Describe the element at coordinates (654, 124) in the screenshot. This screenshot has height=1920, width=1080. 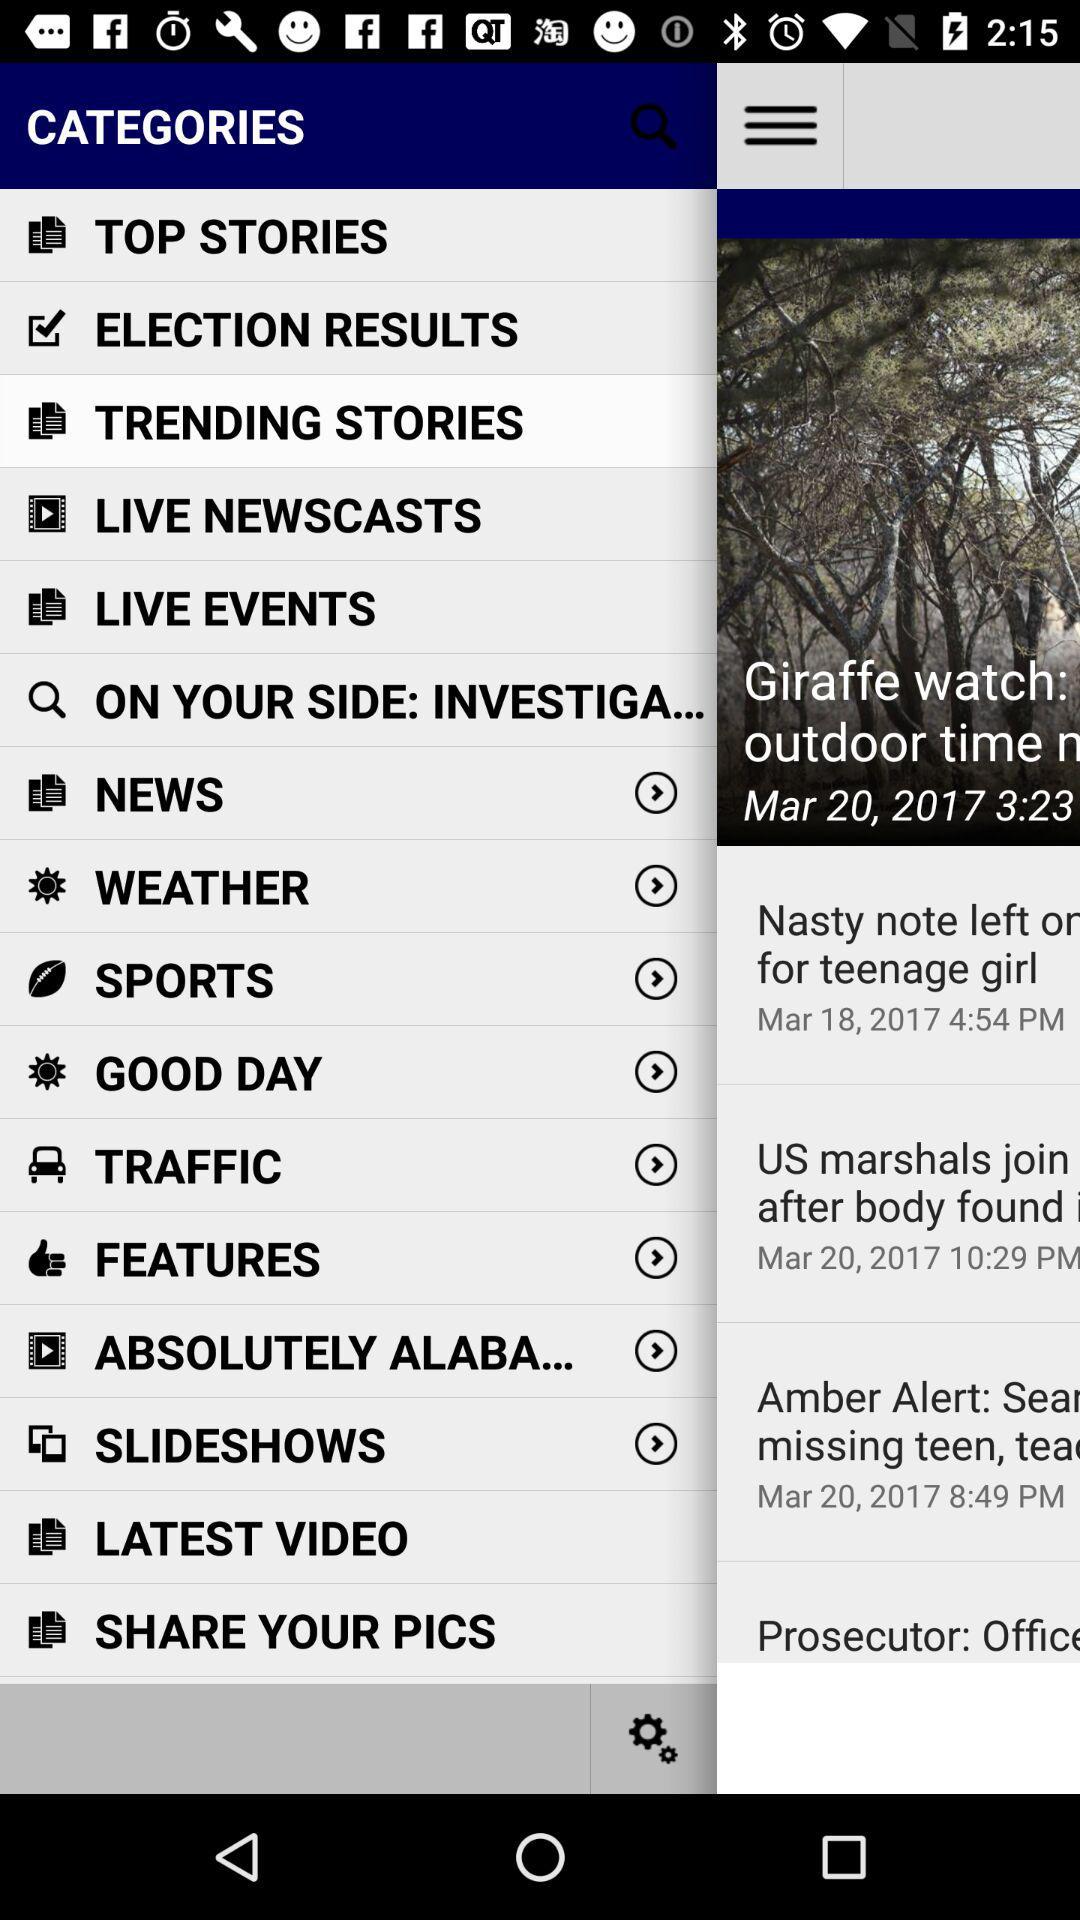
I see `the search icon` at that location.